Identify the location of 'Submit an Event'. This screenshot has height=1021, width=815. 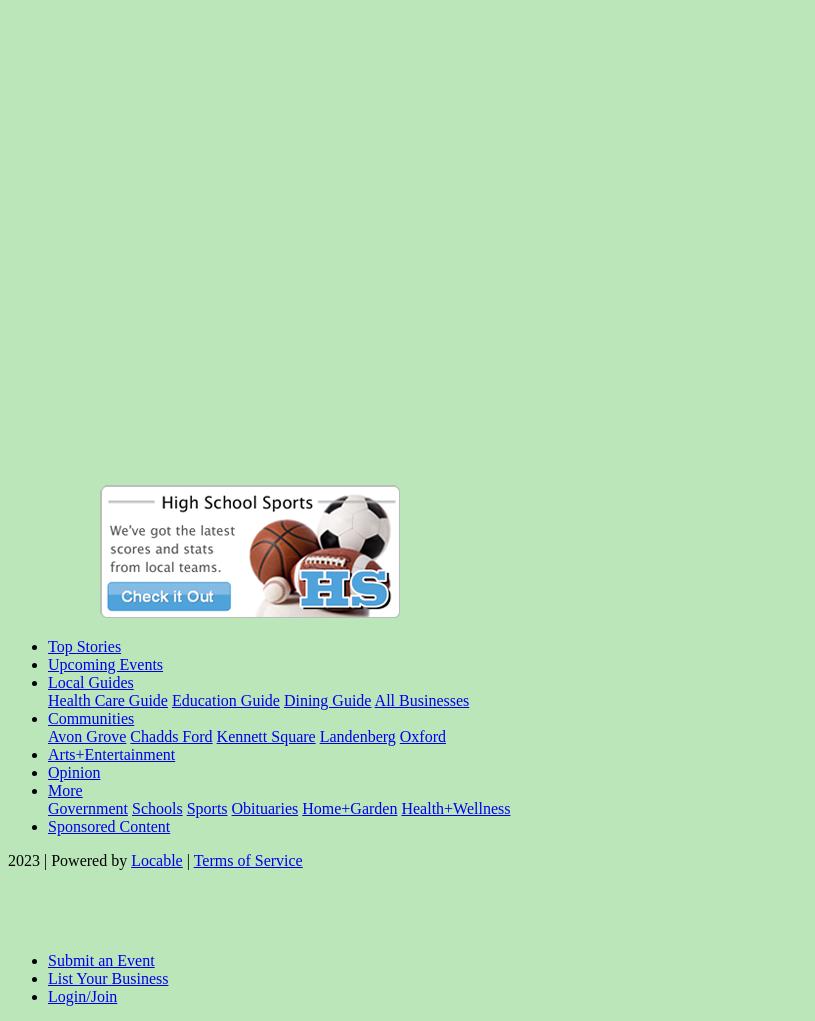
(99, 959).